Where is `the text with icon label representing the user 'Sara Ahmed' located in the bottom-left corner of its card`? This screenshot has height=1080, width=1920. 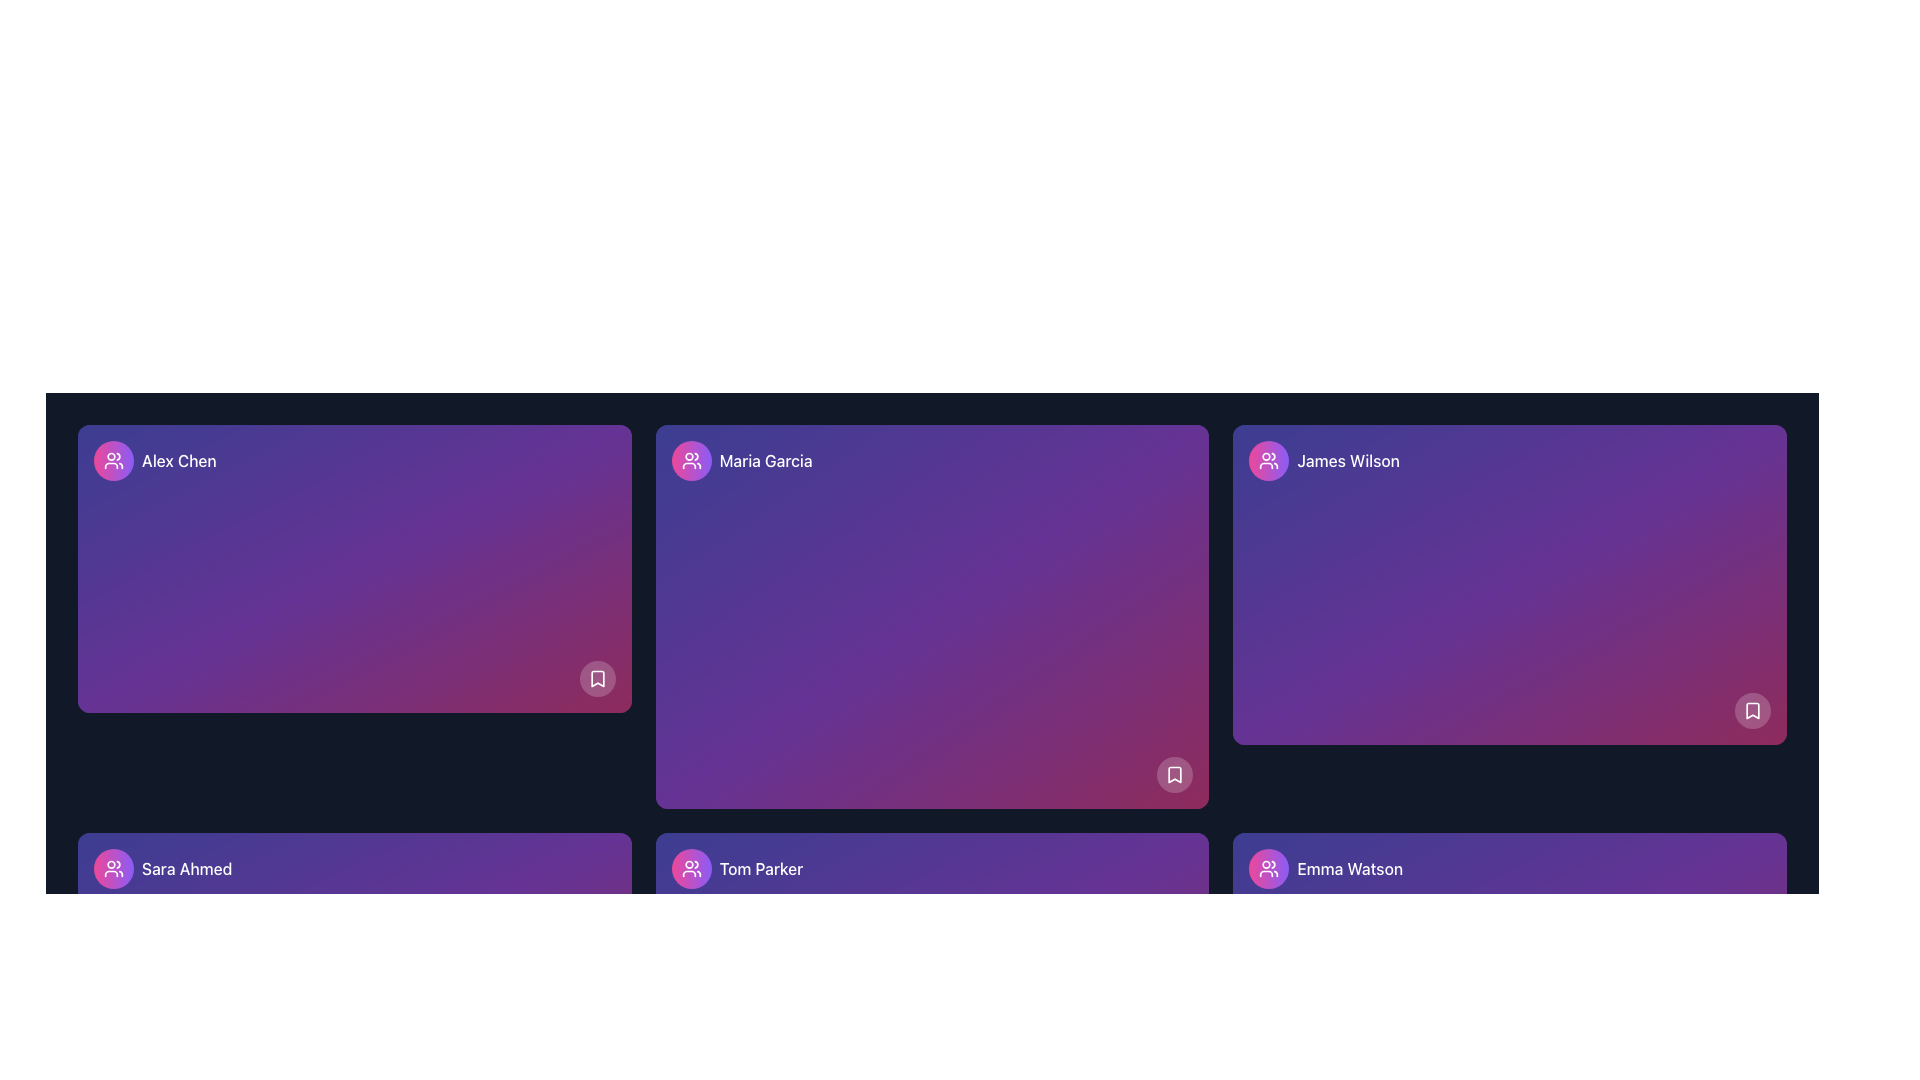
the text with icon label representing the user 'Sara Ahmed' located in the bottom-left corner of its card is located at coordinates (163, 867).